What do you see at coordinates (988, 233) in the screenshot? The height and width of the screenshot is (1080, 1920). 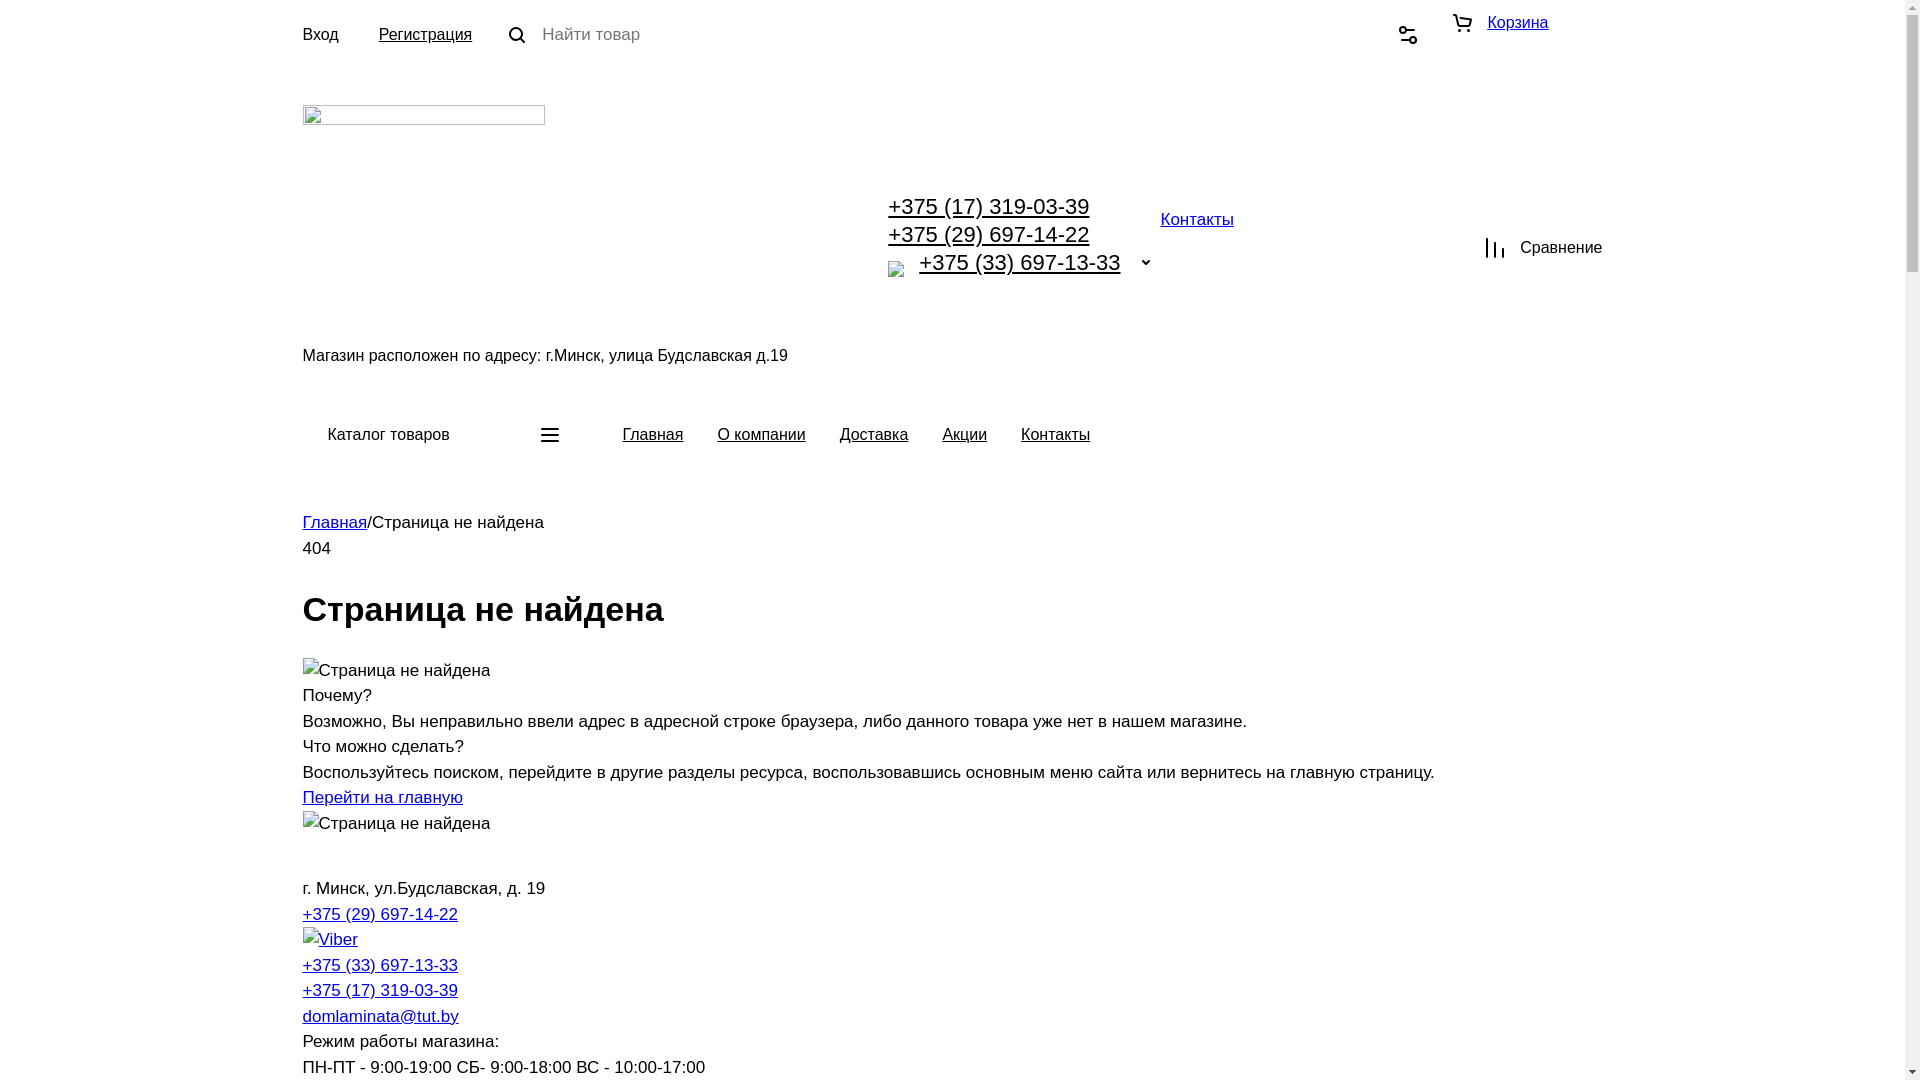 I see `'+375 (29) 697-14-22'` at bounding box center [988, 233].